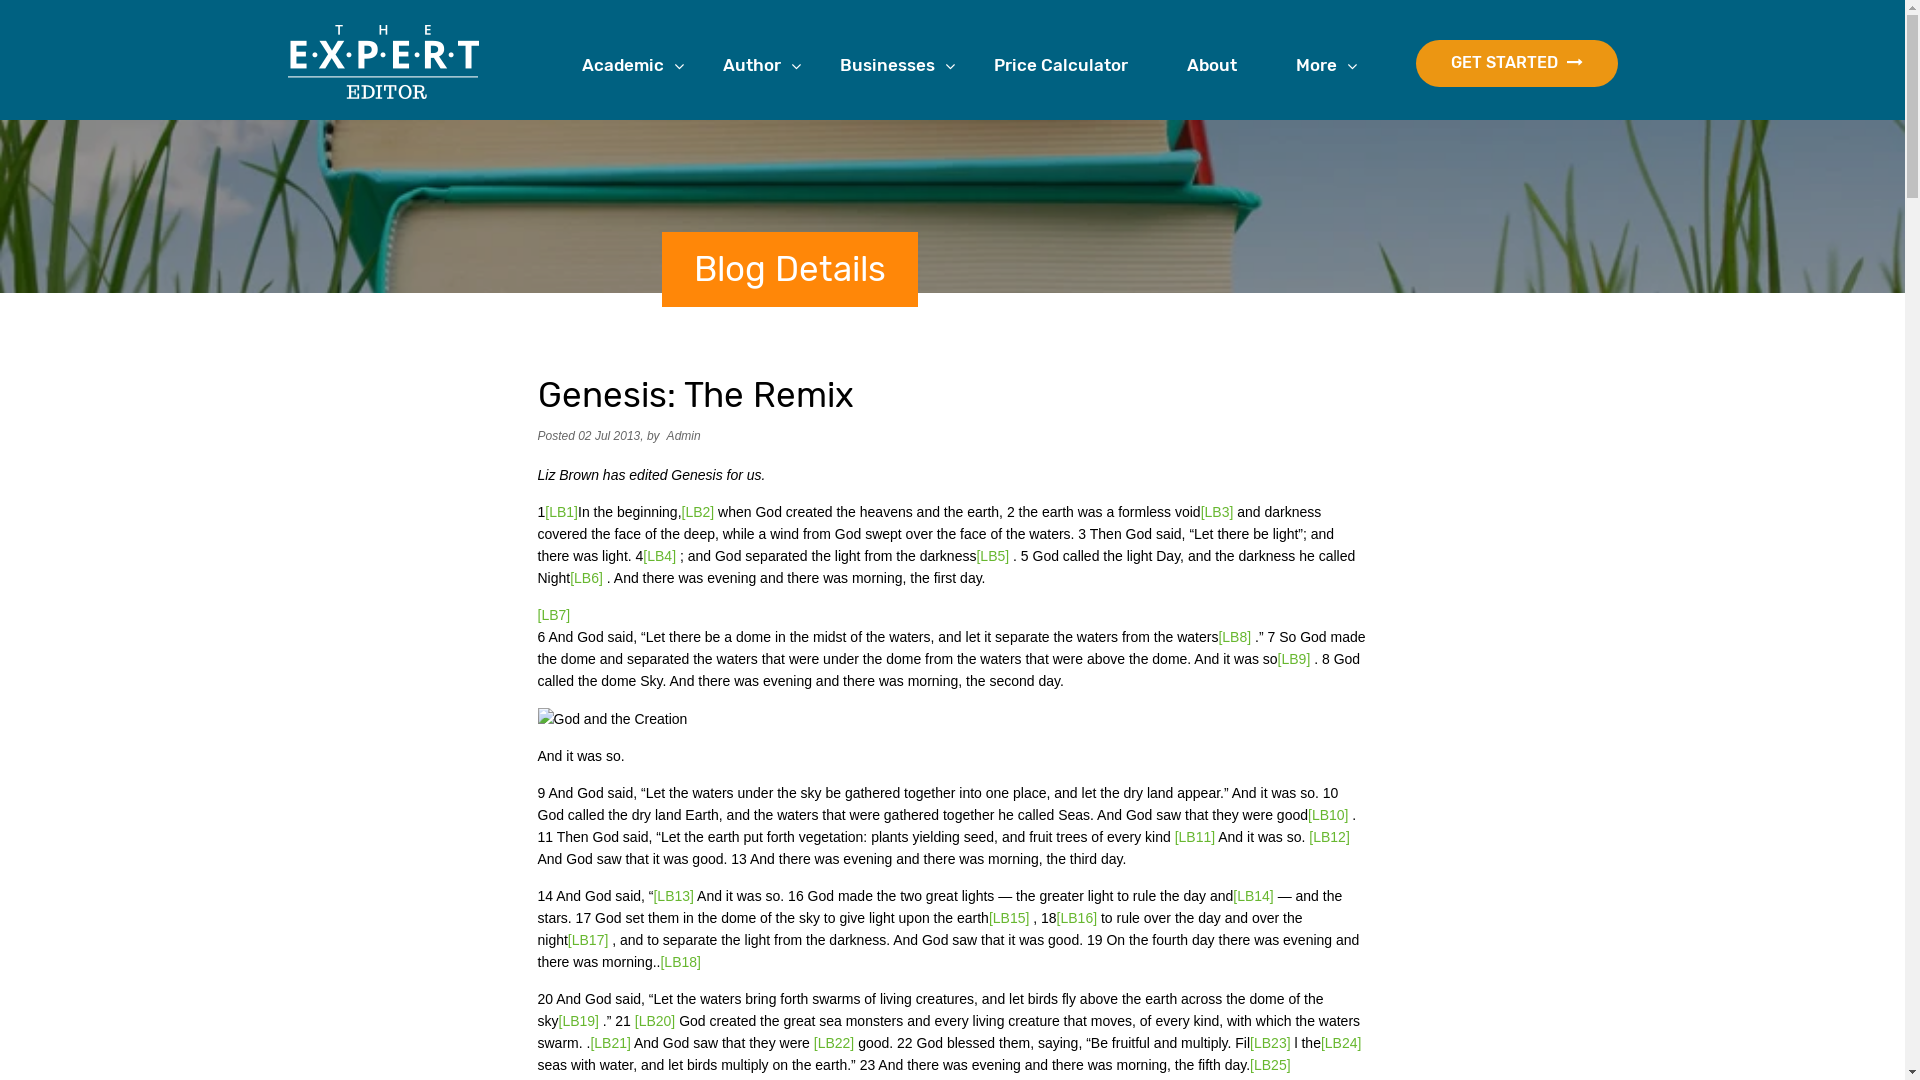 Image resolution: width=1920 pixels, height=1080 pixels. Describe the element at coordinates (659, 555) in the screenshot. I see `'[LB4]'` at that location.